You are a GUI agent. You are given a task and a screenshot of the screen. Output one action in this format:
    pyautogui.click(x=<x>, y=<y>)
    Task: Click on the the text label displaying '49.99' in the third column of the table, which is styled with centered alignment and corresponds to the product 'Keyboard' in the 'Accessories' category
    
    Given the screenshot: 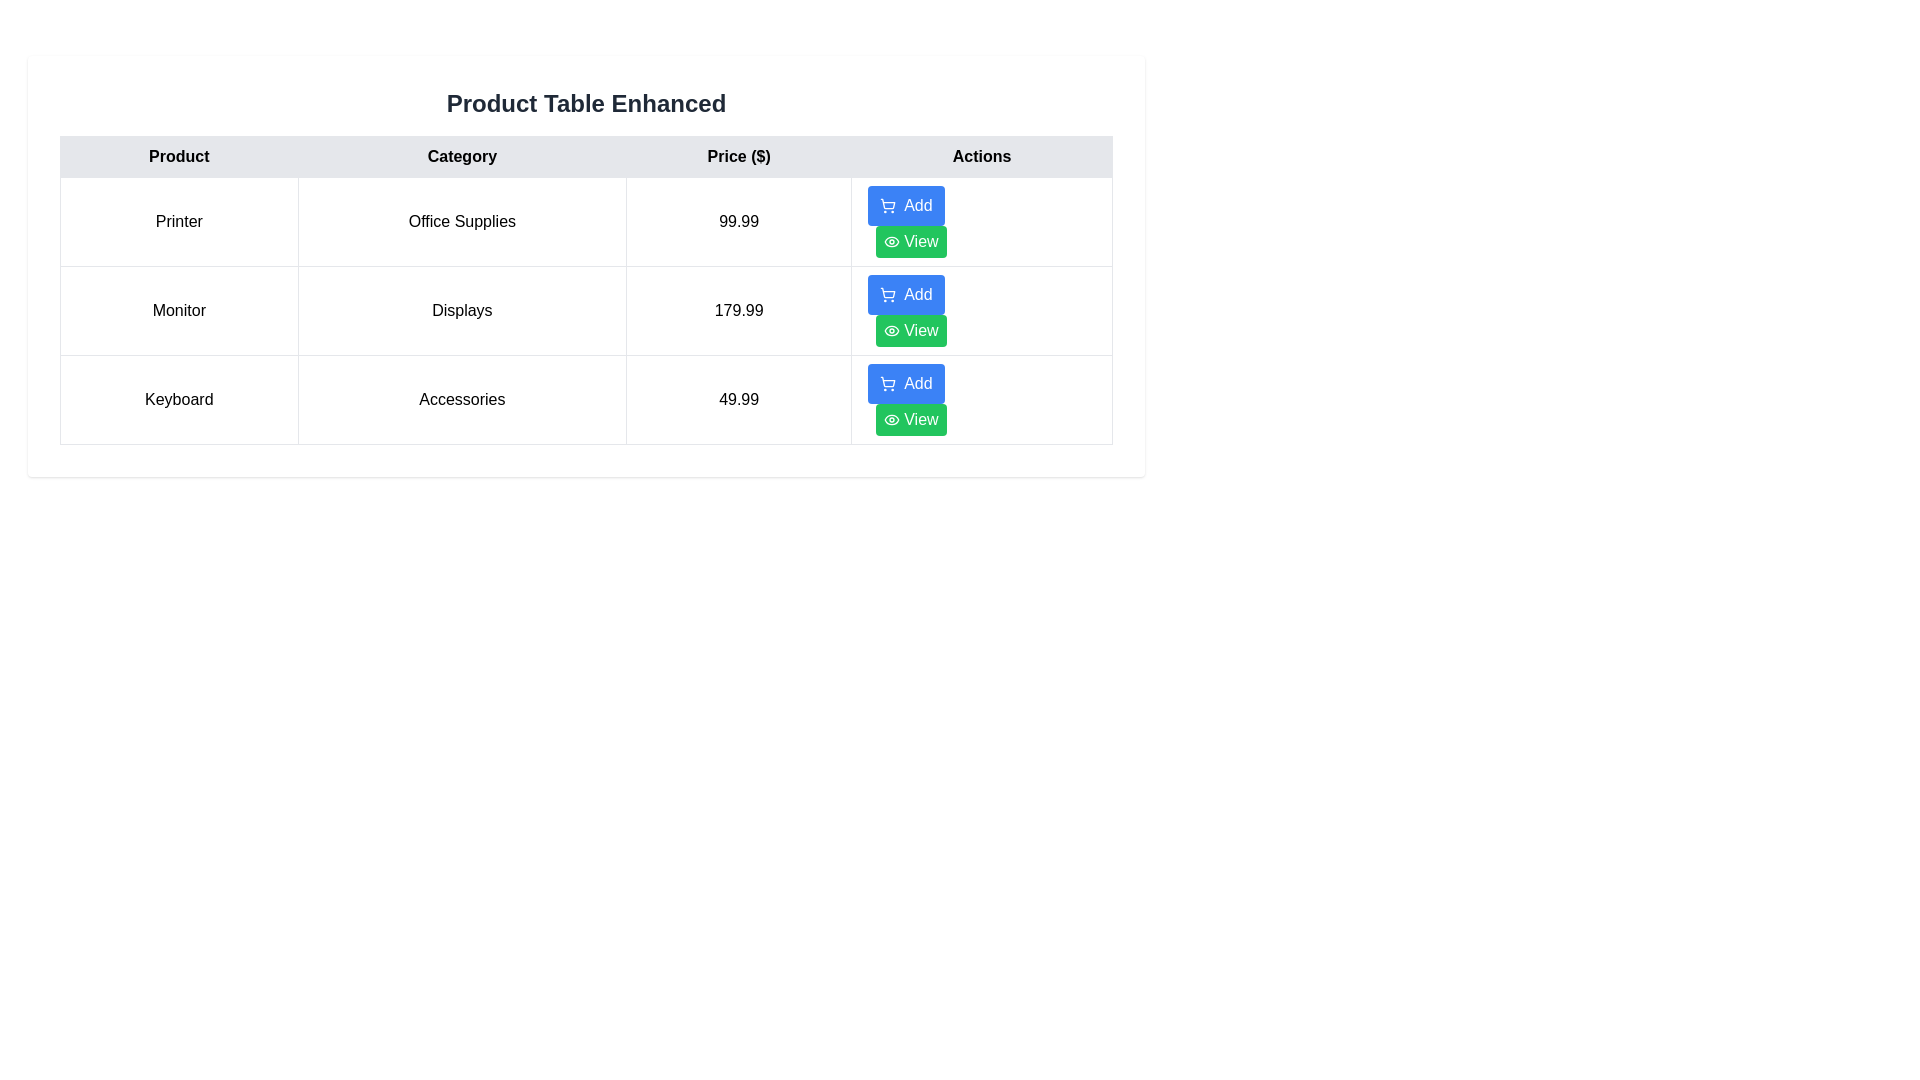 What is the action you would take?
    pyautogui.click(x=738, y=400)
    